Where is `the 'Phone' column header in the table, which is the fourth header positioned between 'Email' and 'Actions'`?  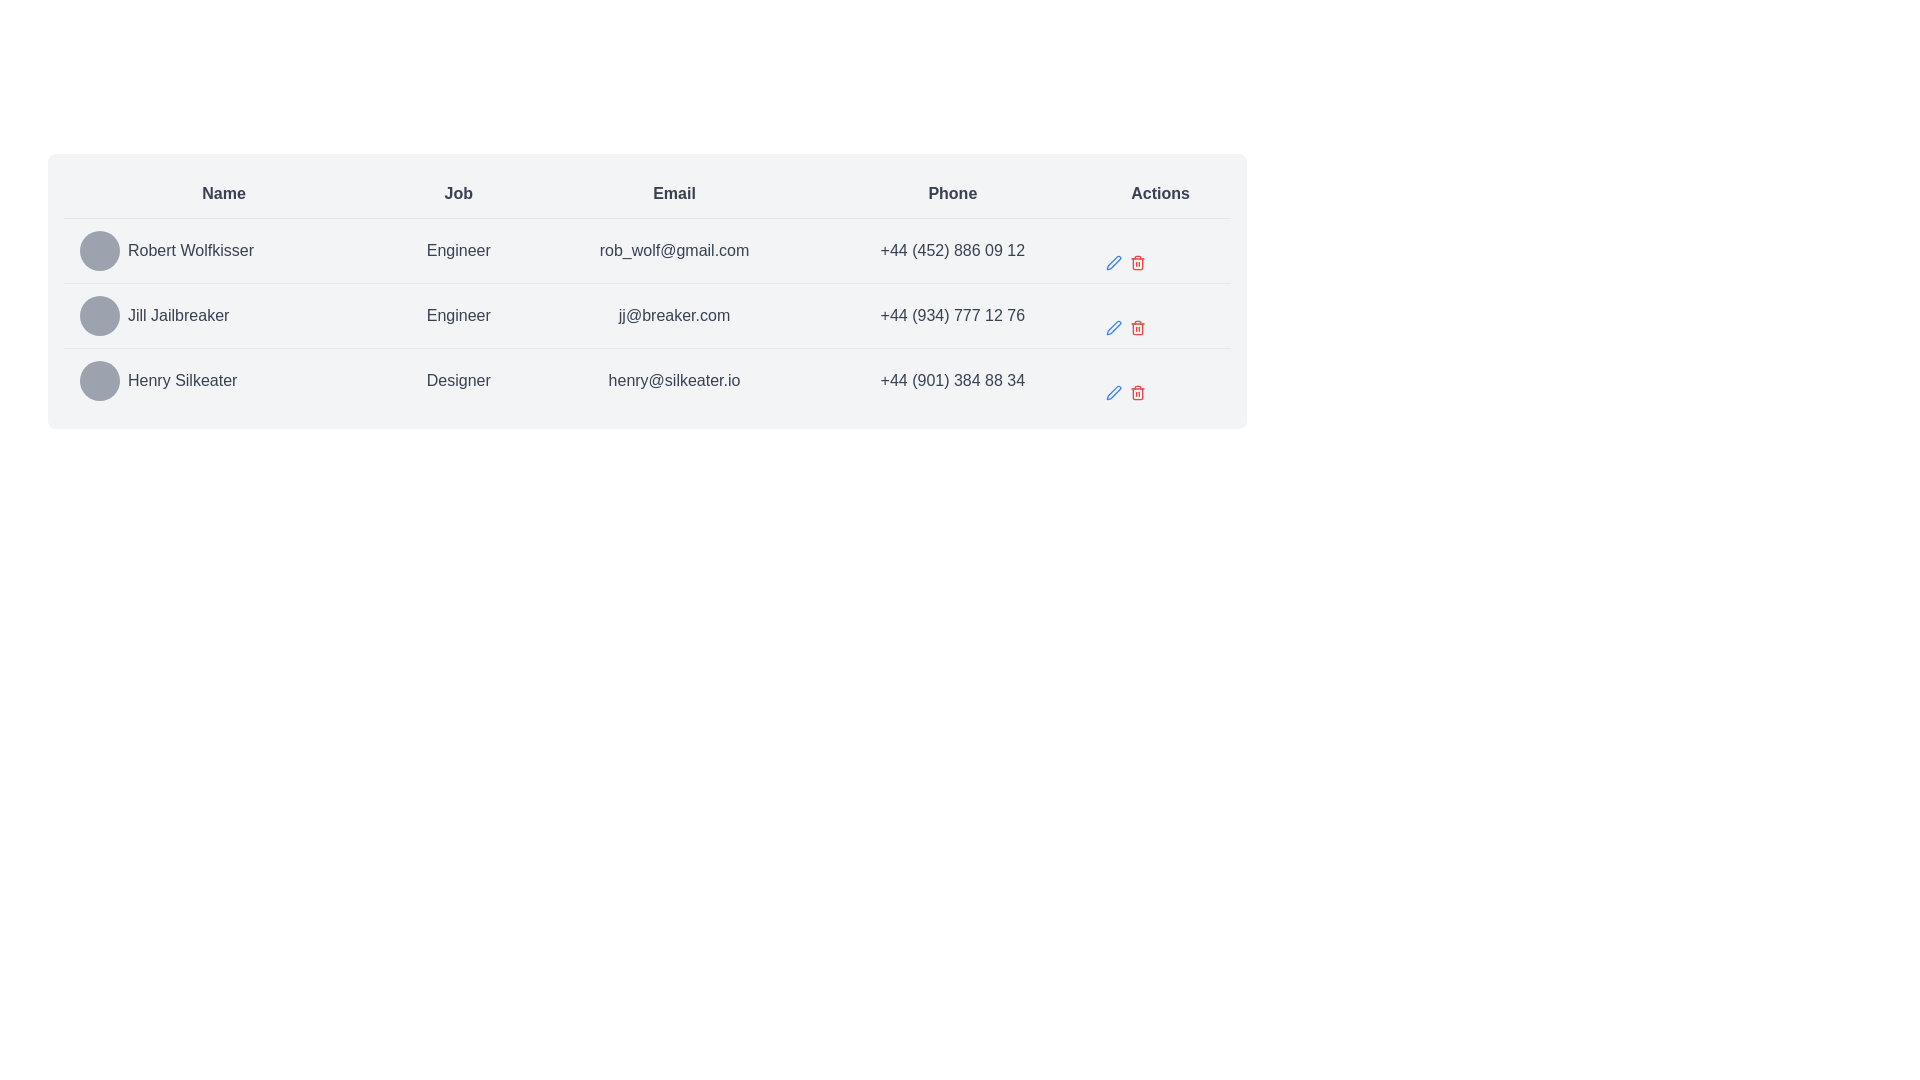
the 'Phone' column header in the table, which is the fourth header positioned between 'Email' and 'Actions' is located at coordinates (951, 194).